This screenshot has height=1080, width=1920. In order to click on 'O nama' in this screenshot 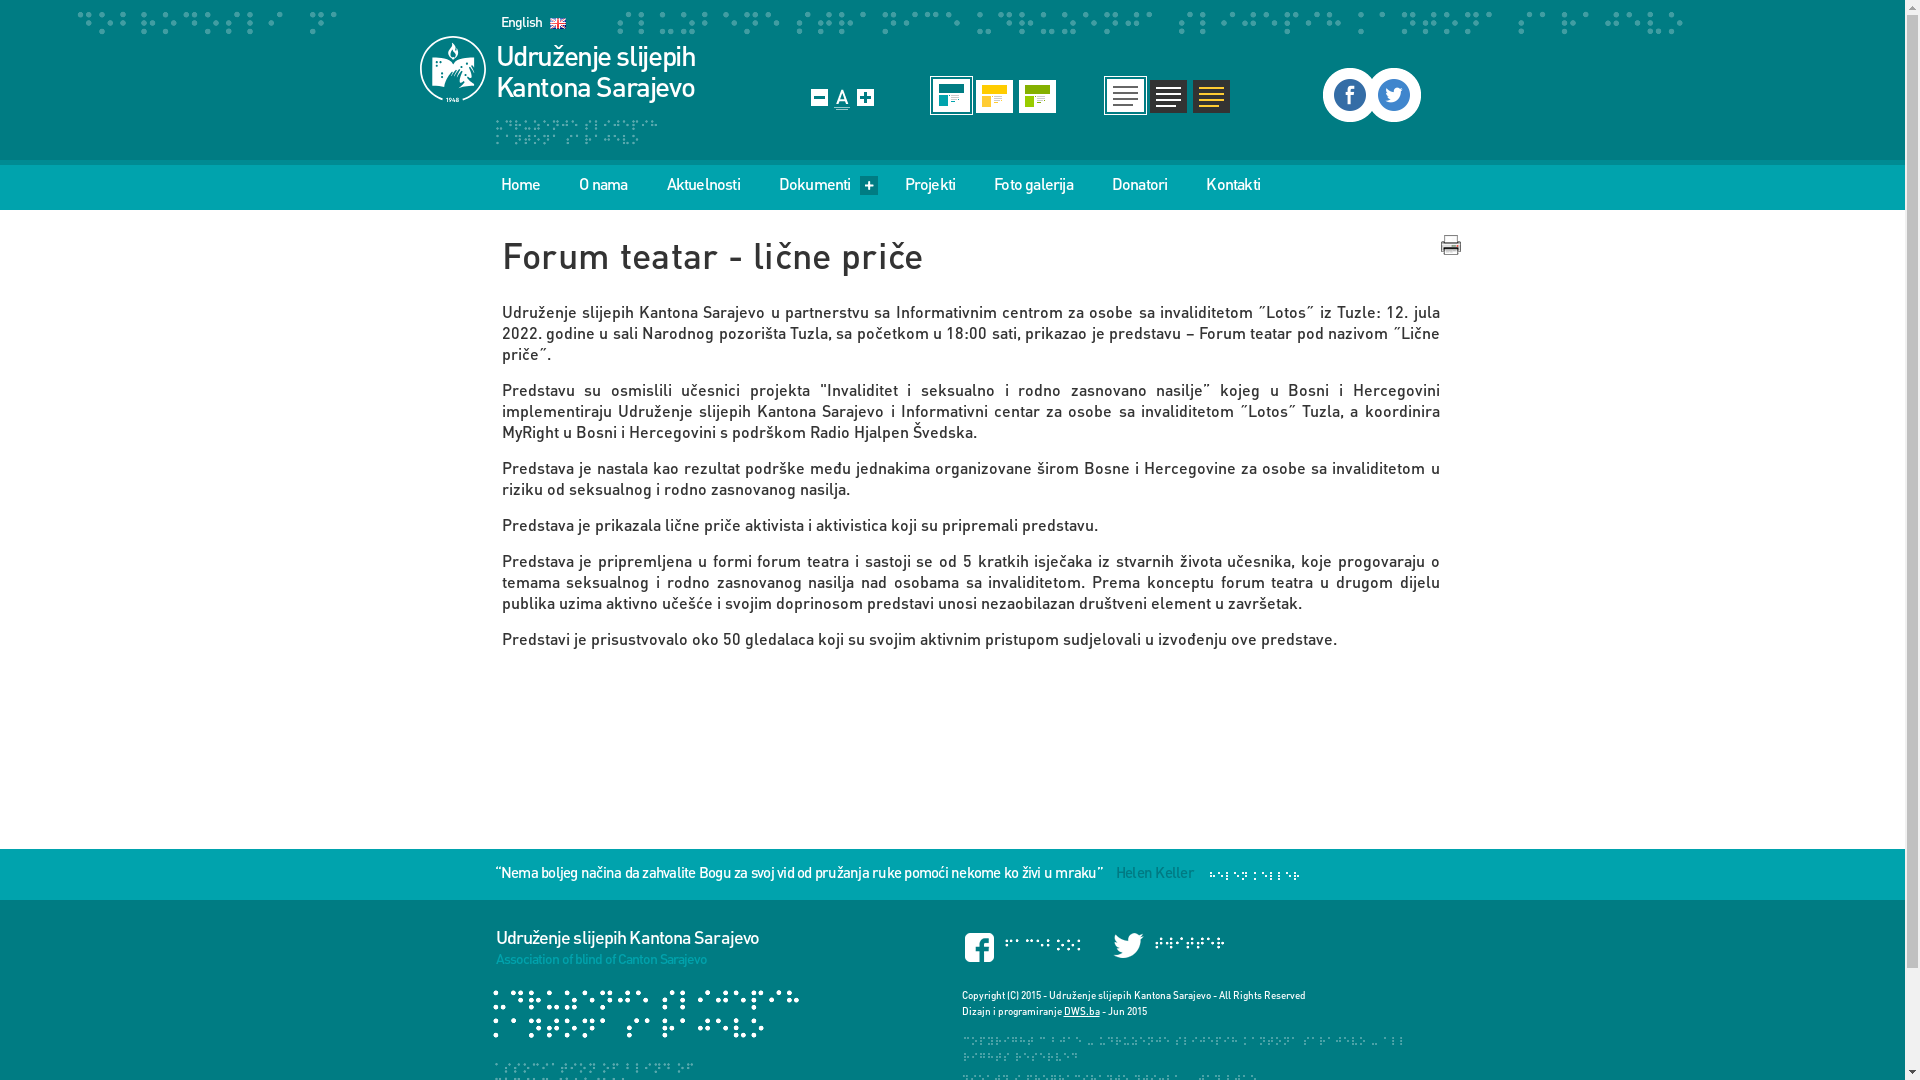, I will do `click(602, 184)`.